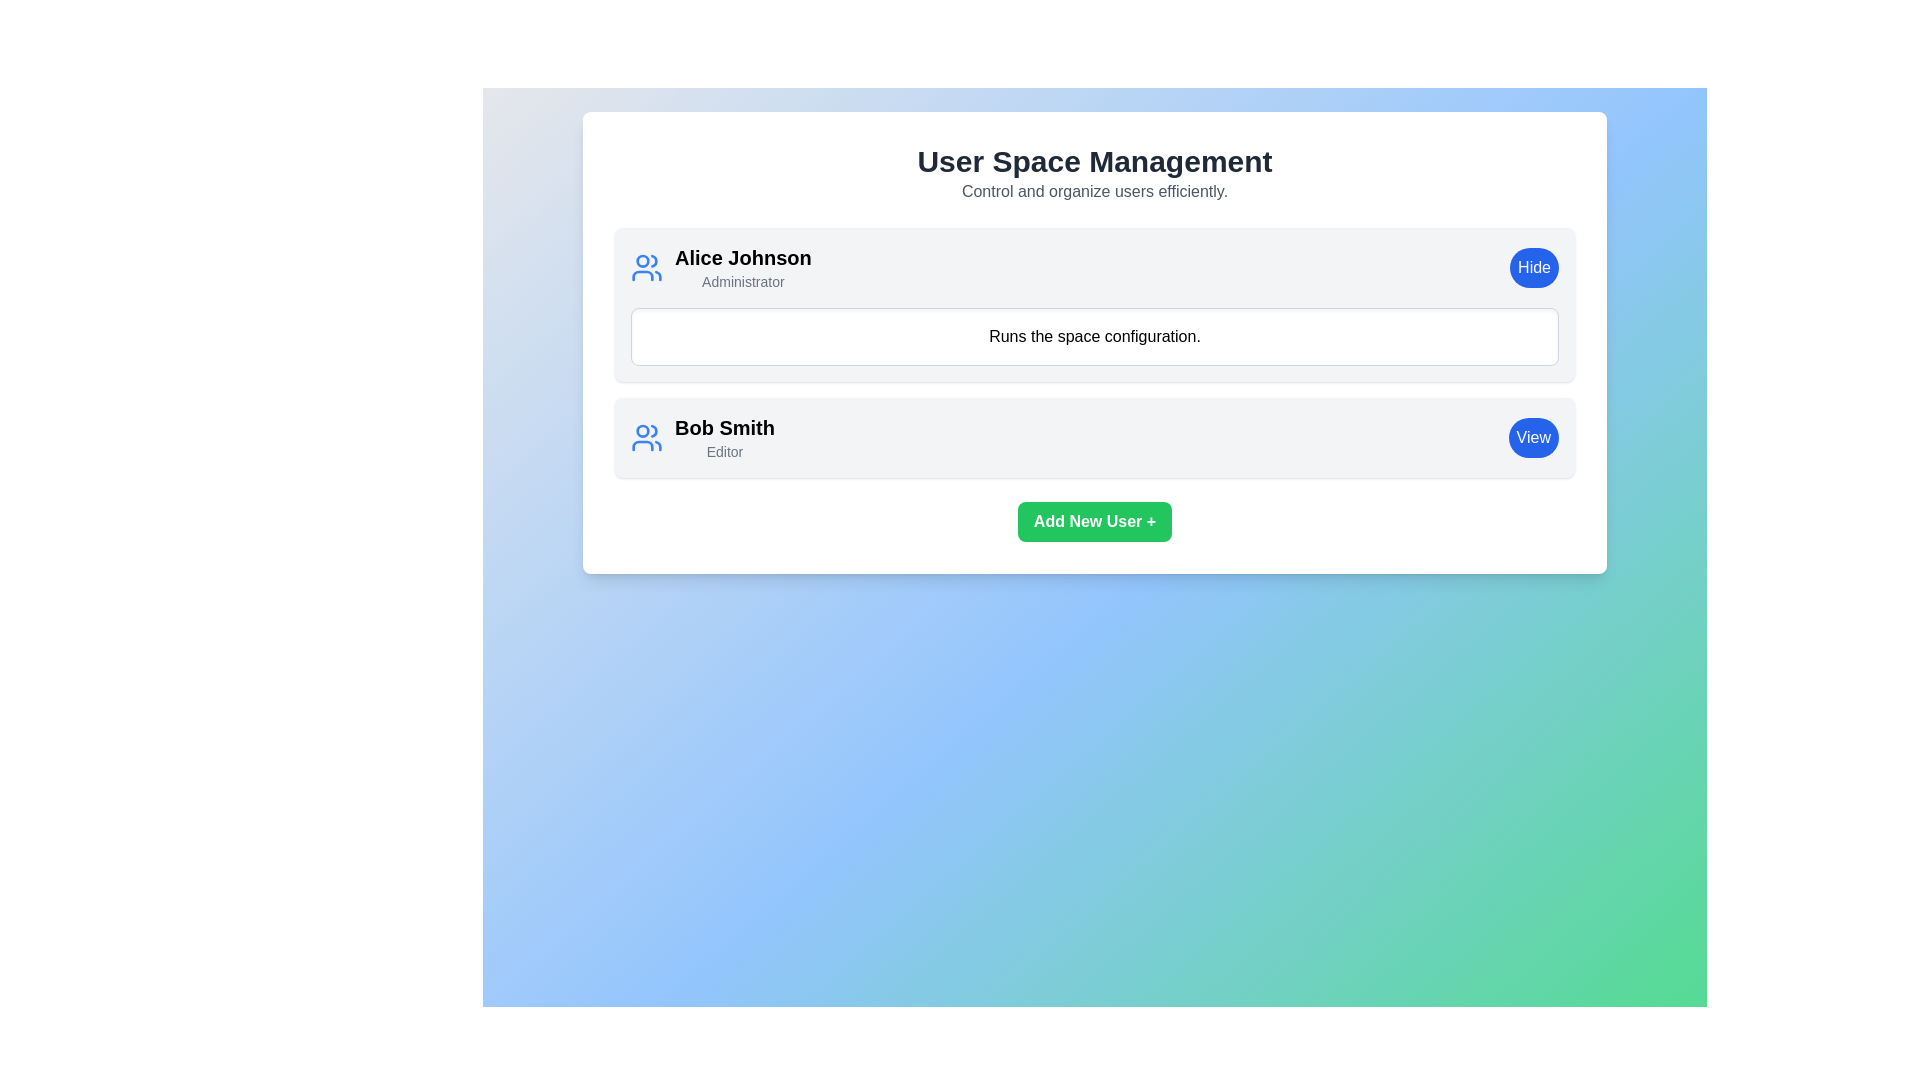  I want to click on the vector graphic element that represents a portion of the user group icon located in the top-left corner of the 'Alice Johnson' card, so click(643, 445).